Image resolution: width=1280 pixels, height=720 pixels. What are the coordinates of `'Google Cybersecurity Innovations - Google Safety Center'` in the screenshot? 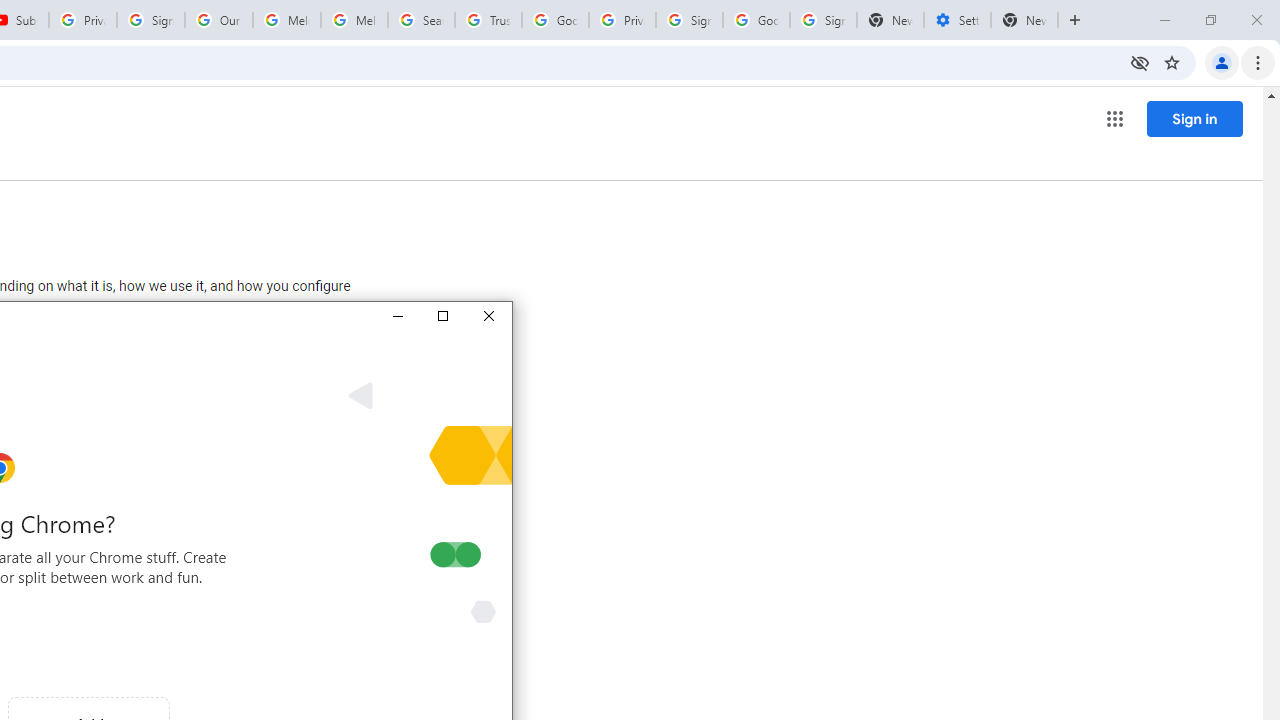 It's located at (755, 20).